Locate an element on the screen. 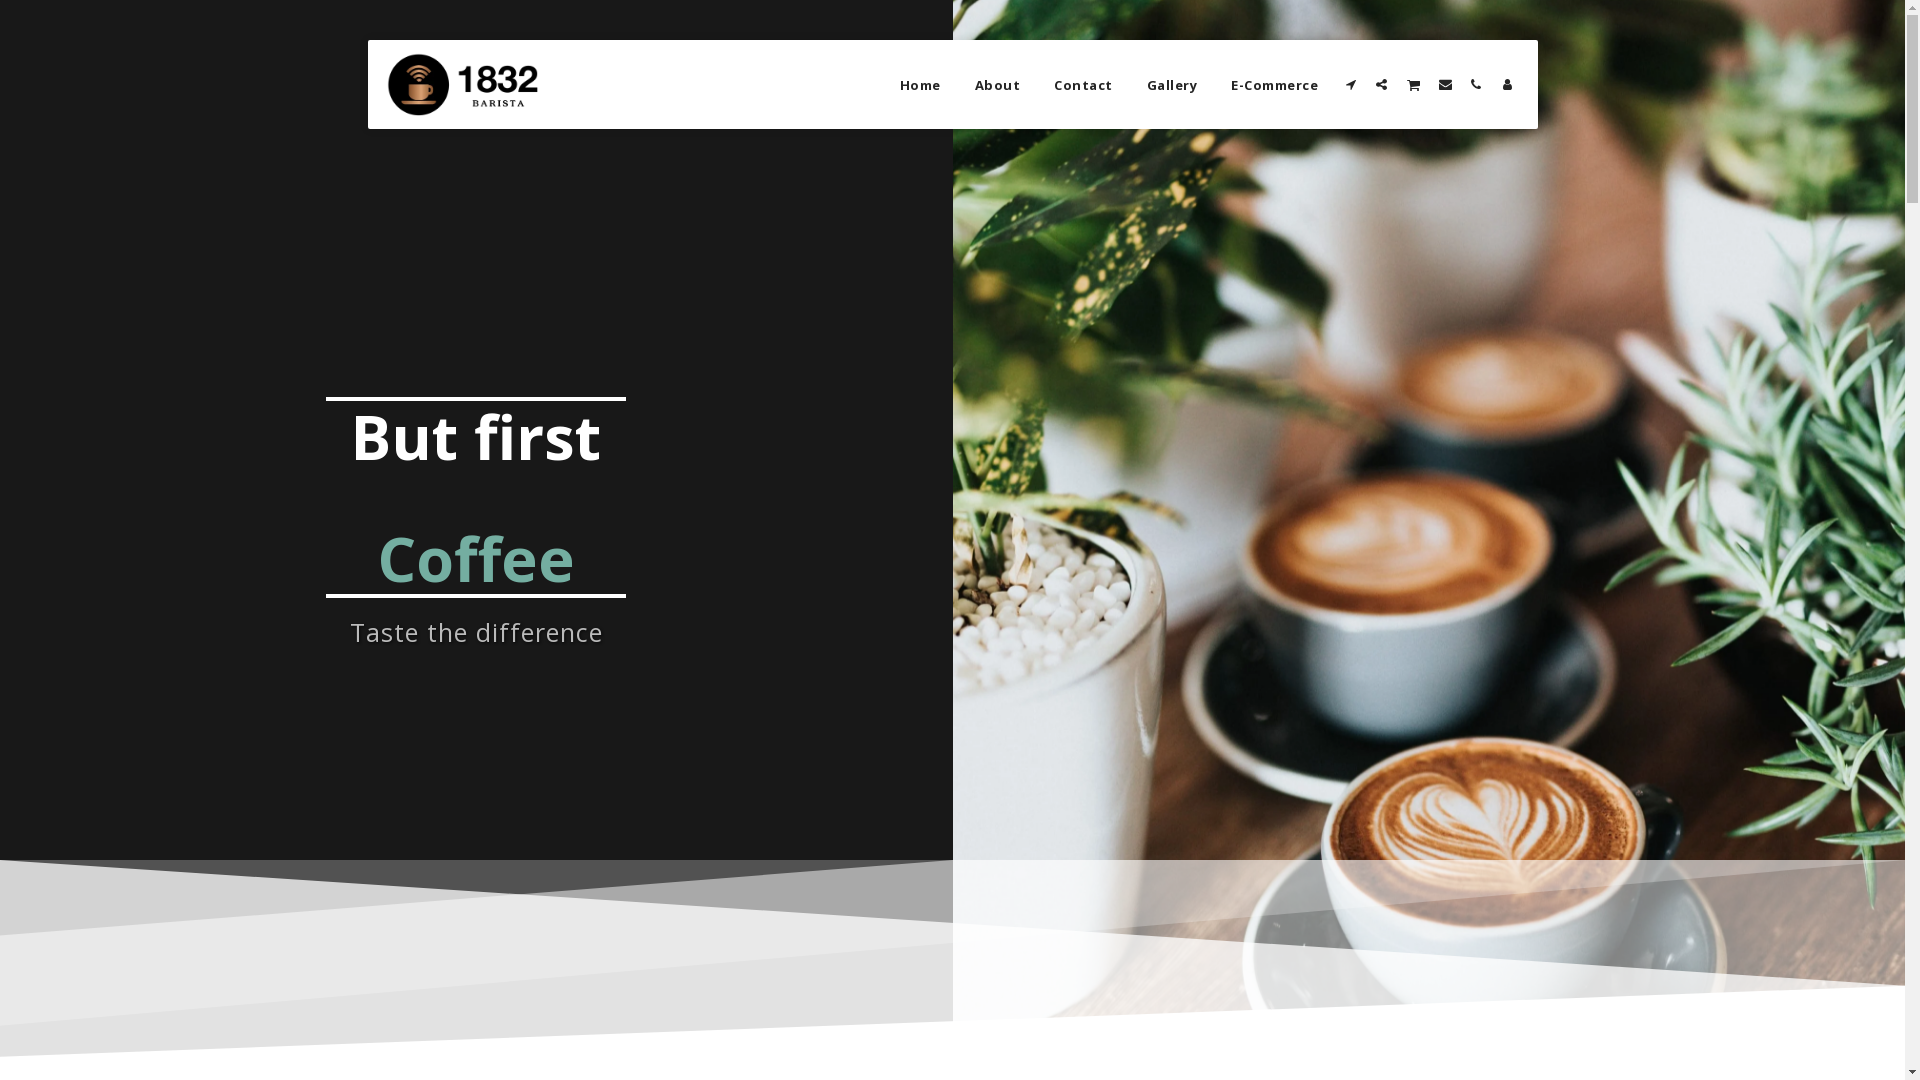 This screenshot has width=1920, height=1080. 'Gallery' is located at coordinates (1172, 83).